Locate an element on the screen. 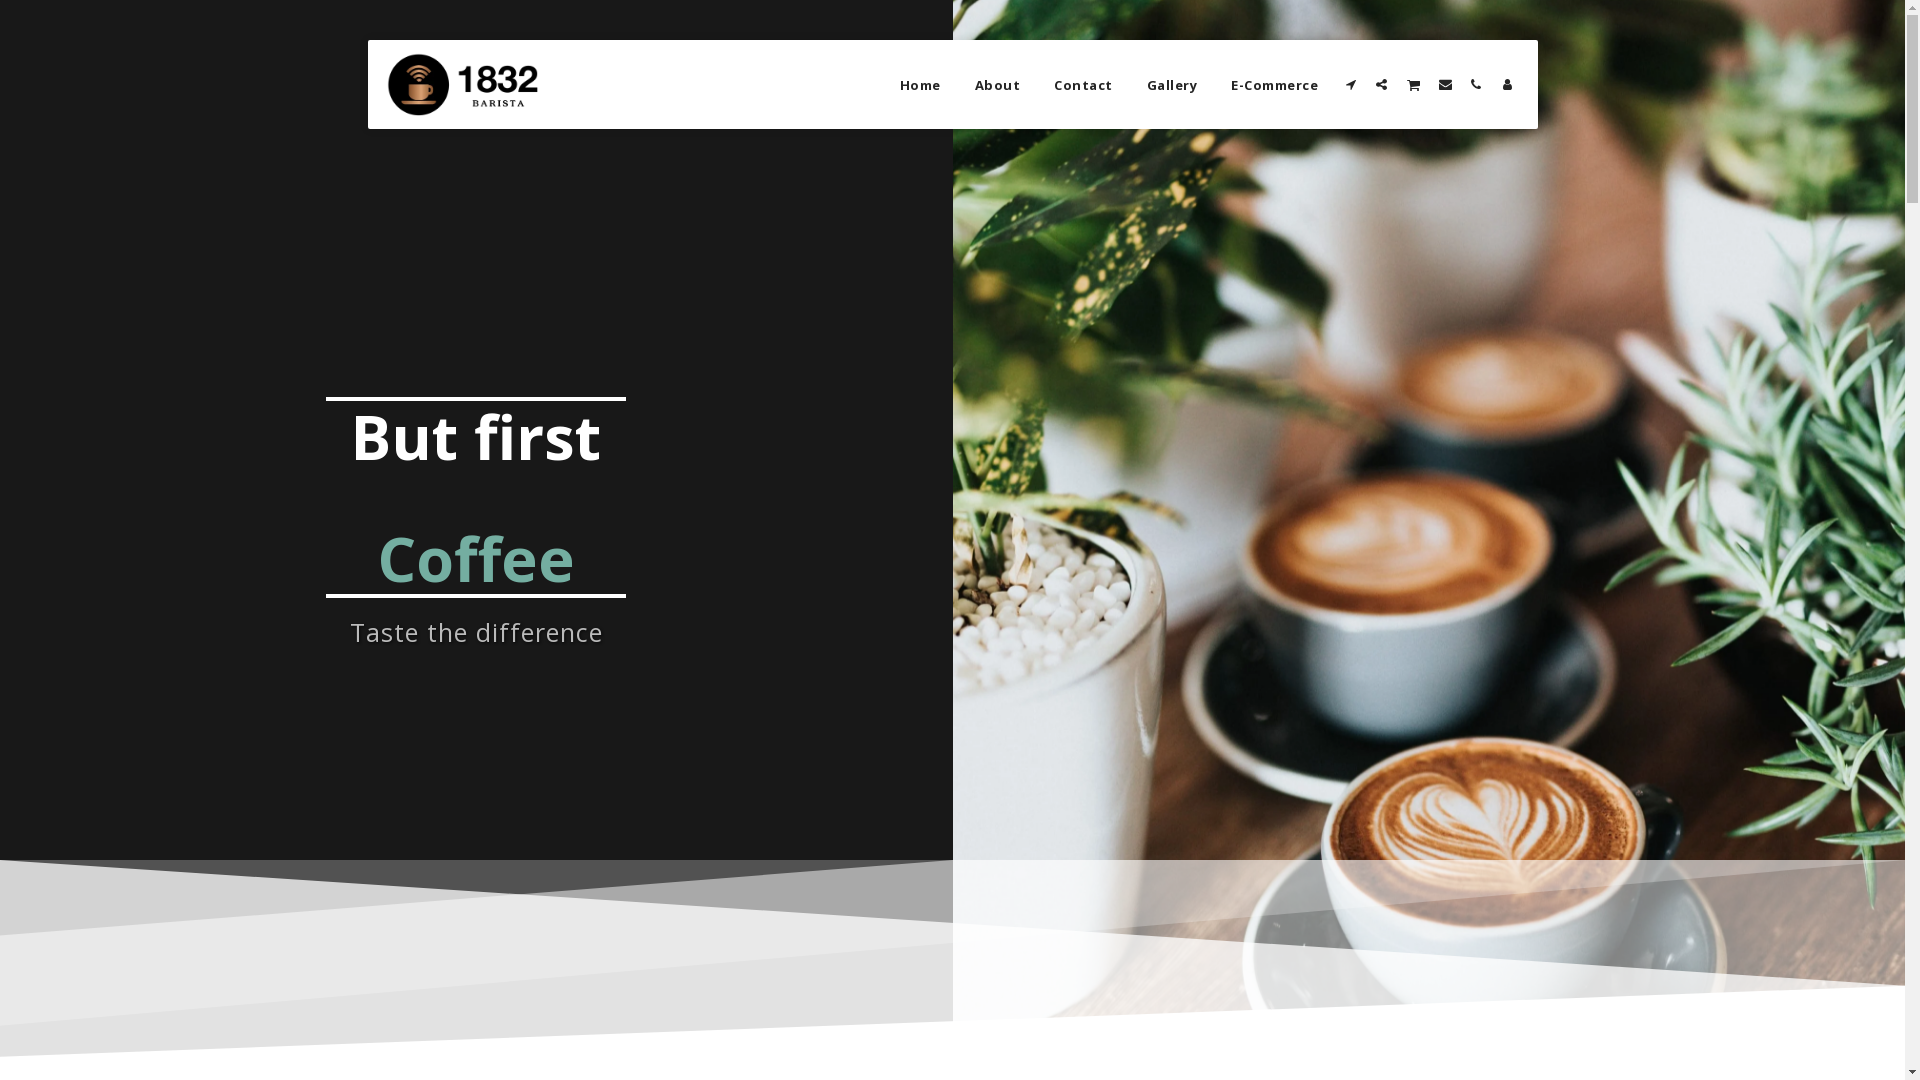 This screenshot has width=1920, height=1080. 'Gallery' is located at coordinates (1172, 83).